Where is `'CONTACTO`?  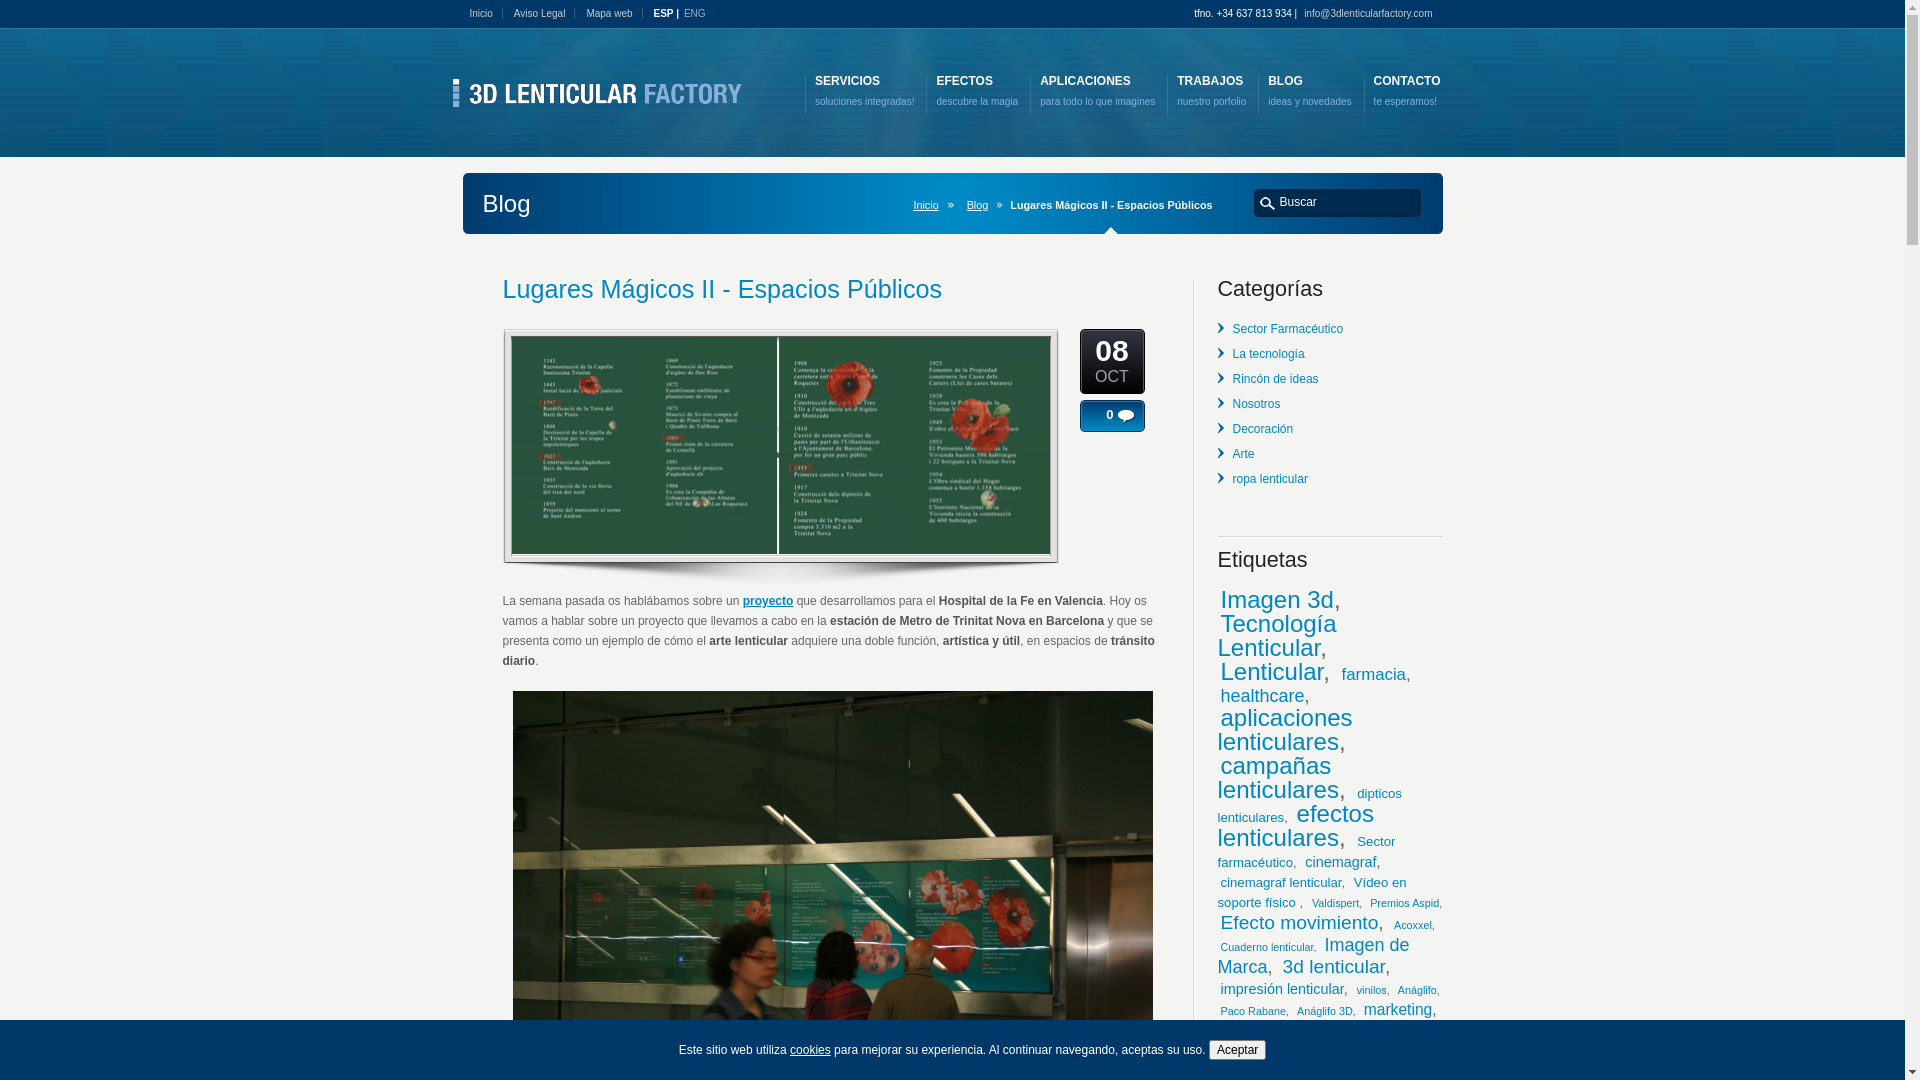 'CONTACTO is located at coordinates (1406, 91).